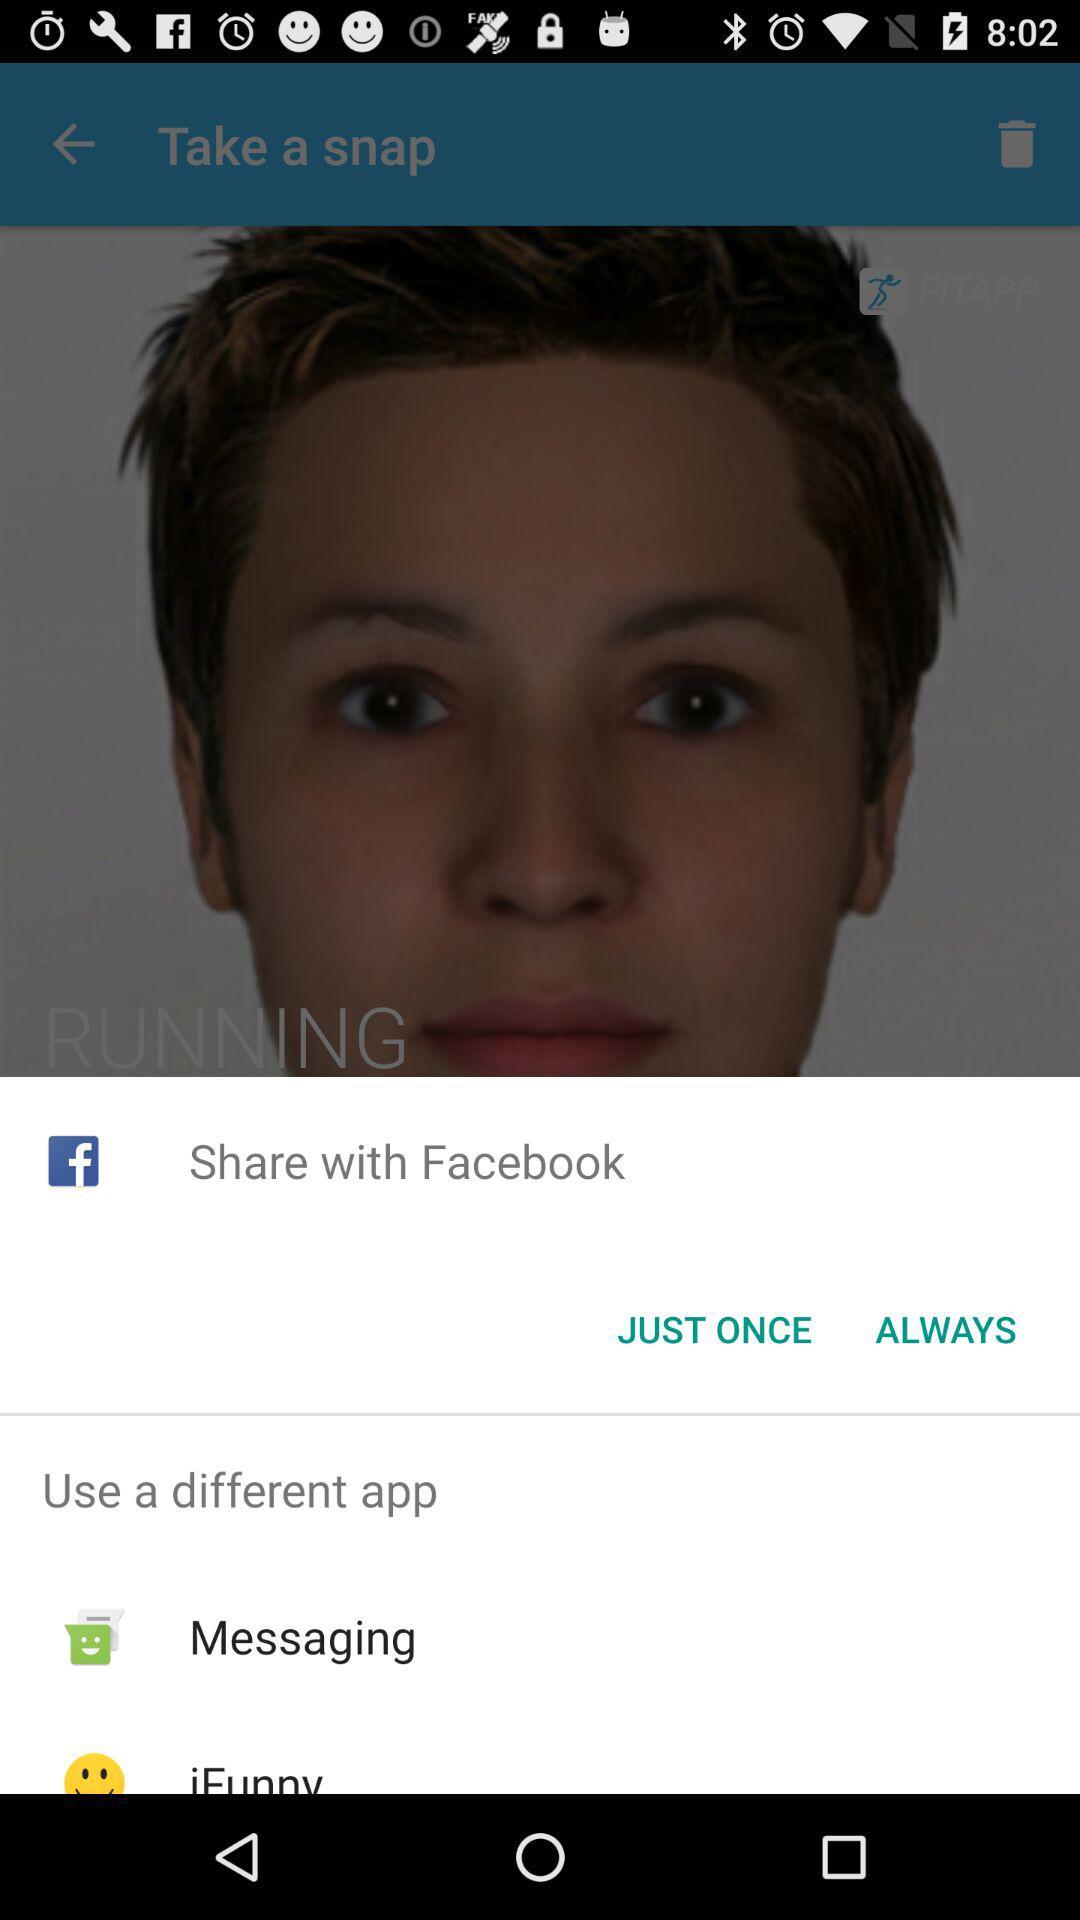 The height and width of the screenshot is (1920, 1080). I want to click on icon above the ifunny item, so click(303, 1636).